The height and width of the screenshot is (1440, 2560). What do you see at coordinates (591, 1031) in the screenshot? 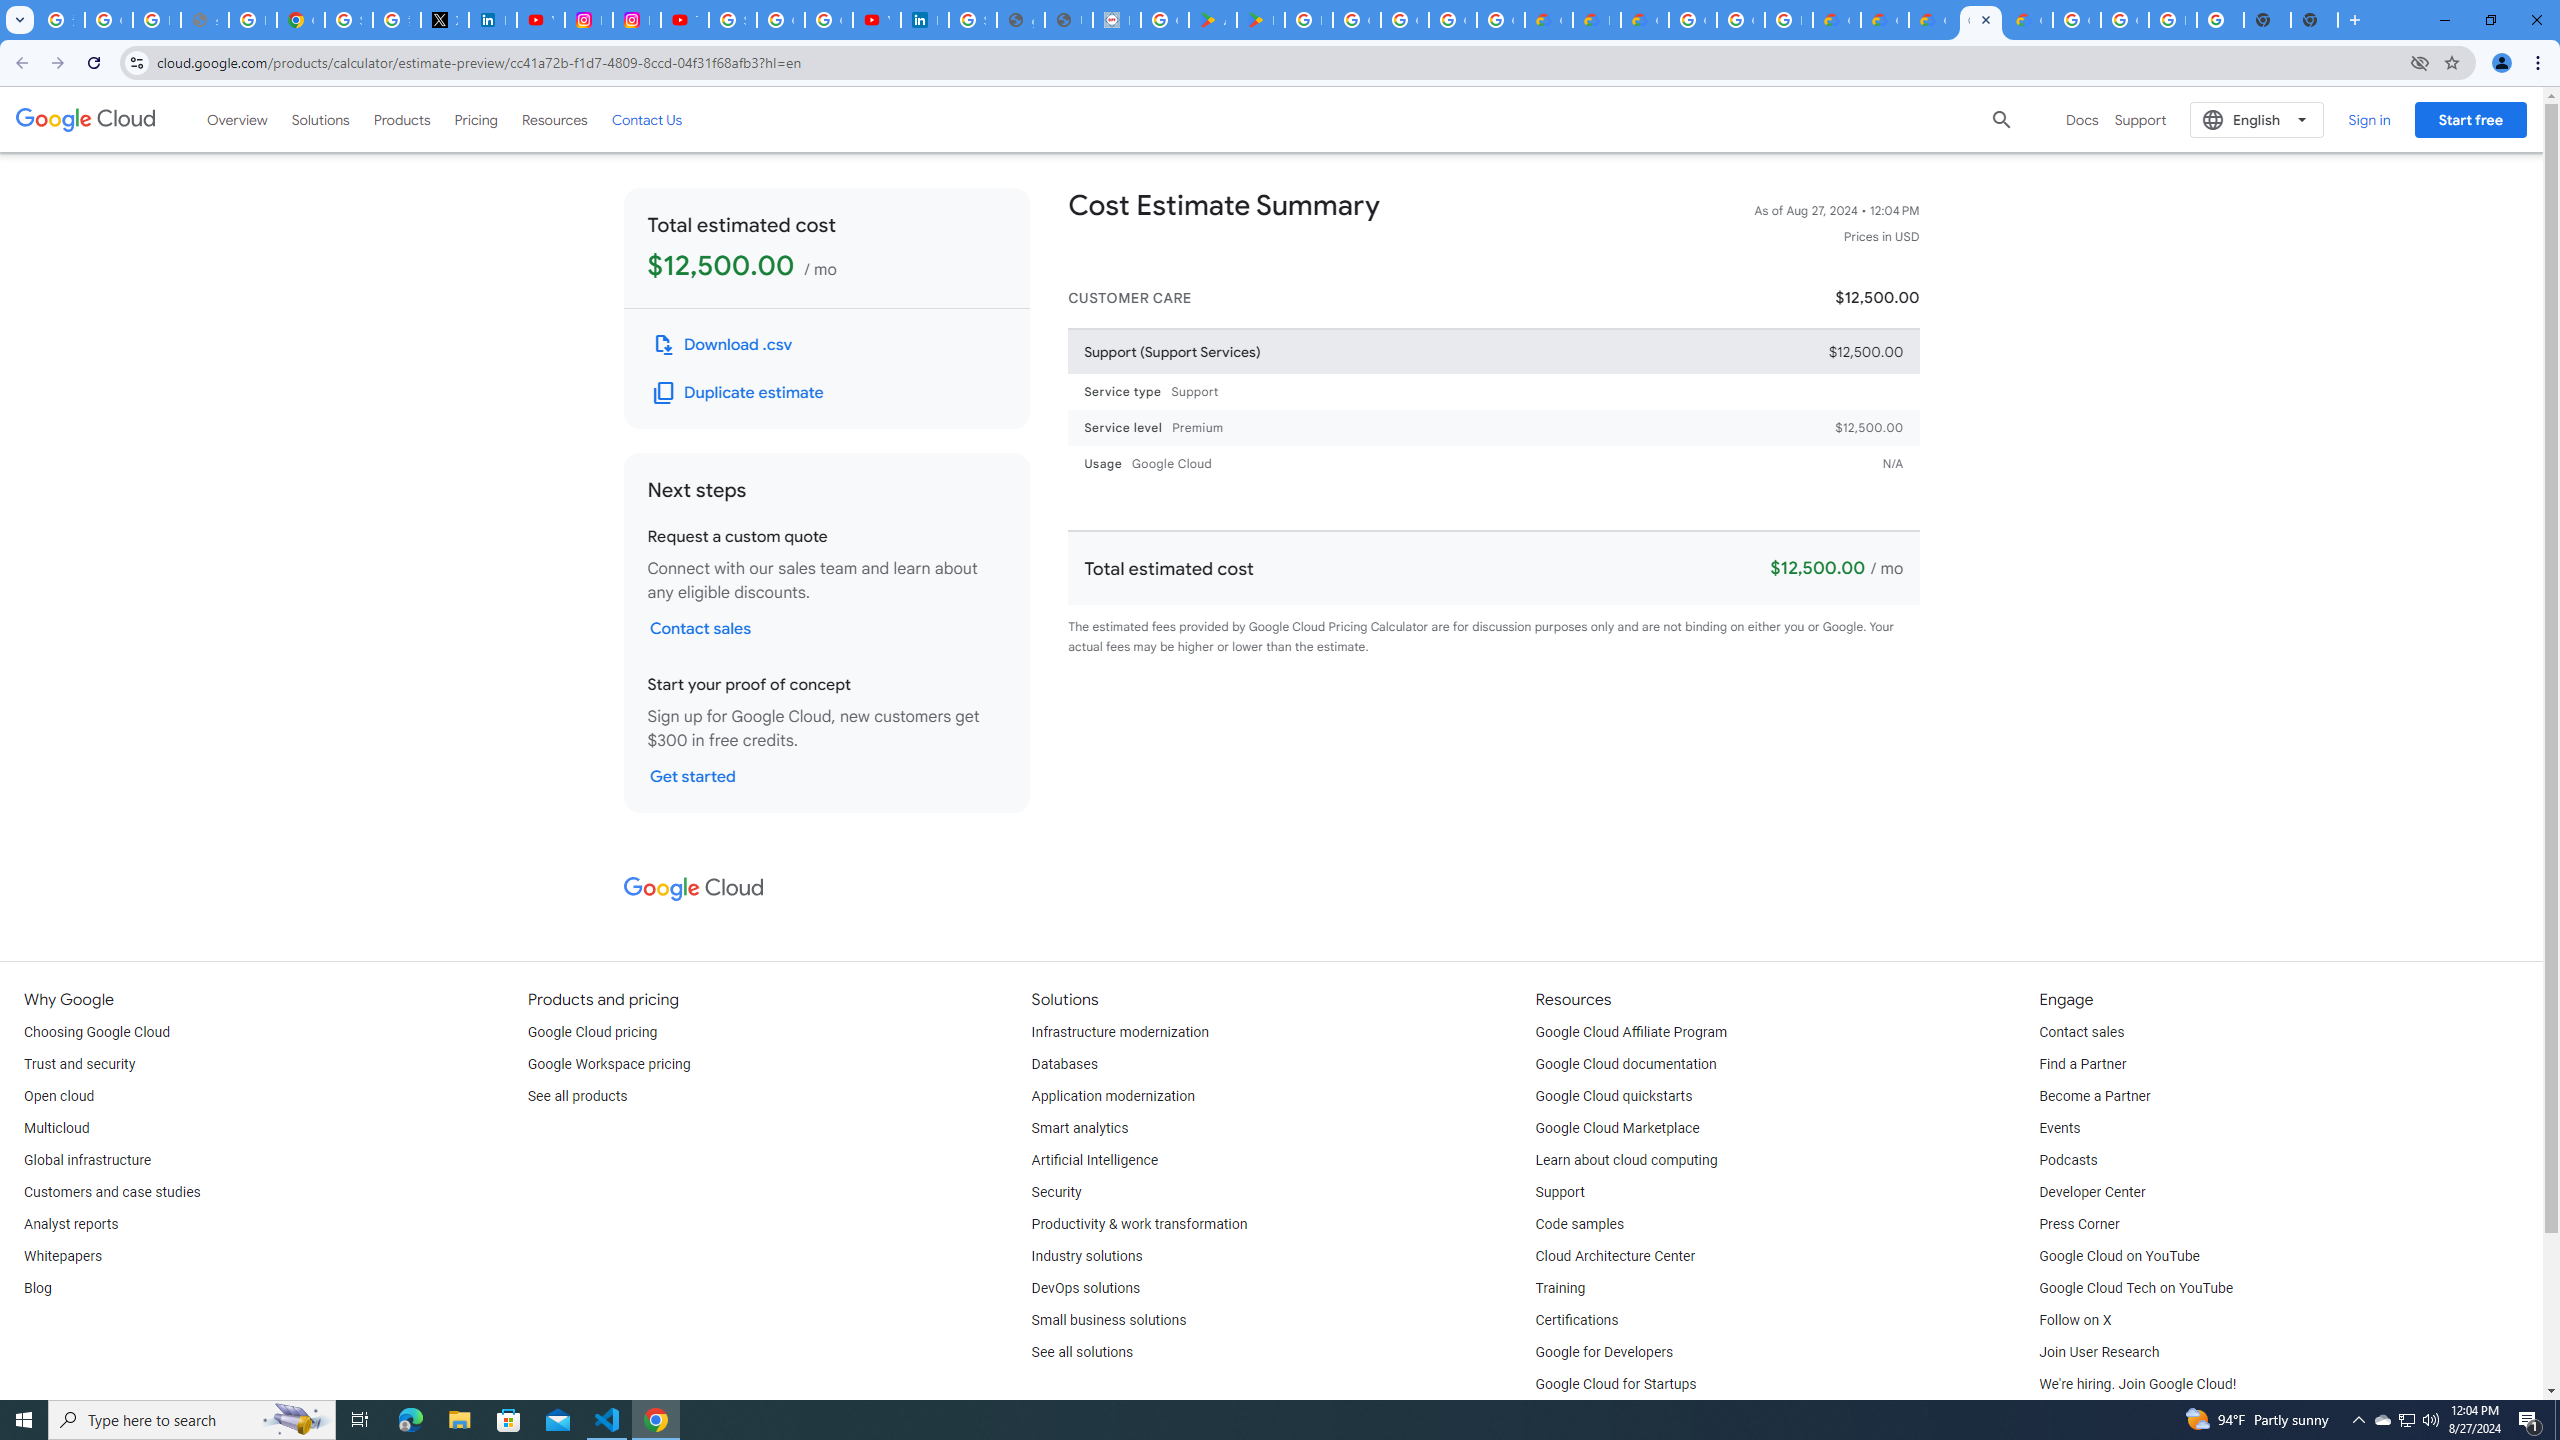
I see `'Google Cloud pricing'` at bounding box center [591, 1031].